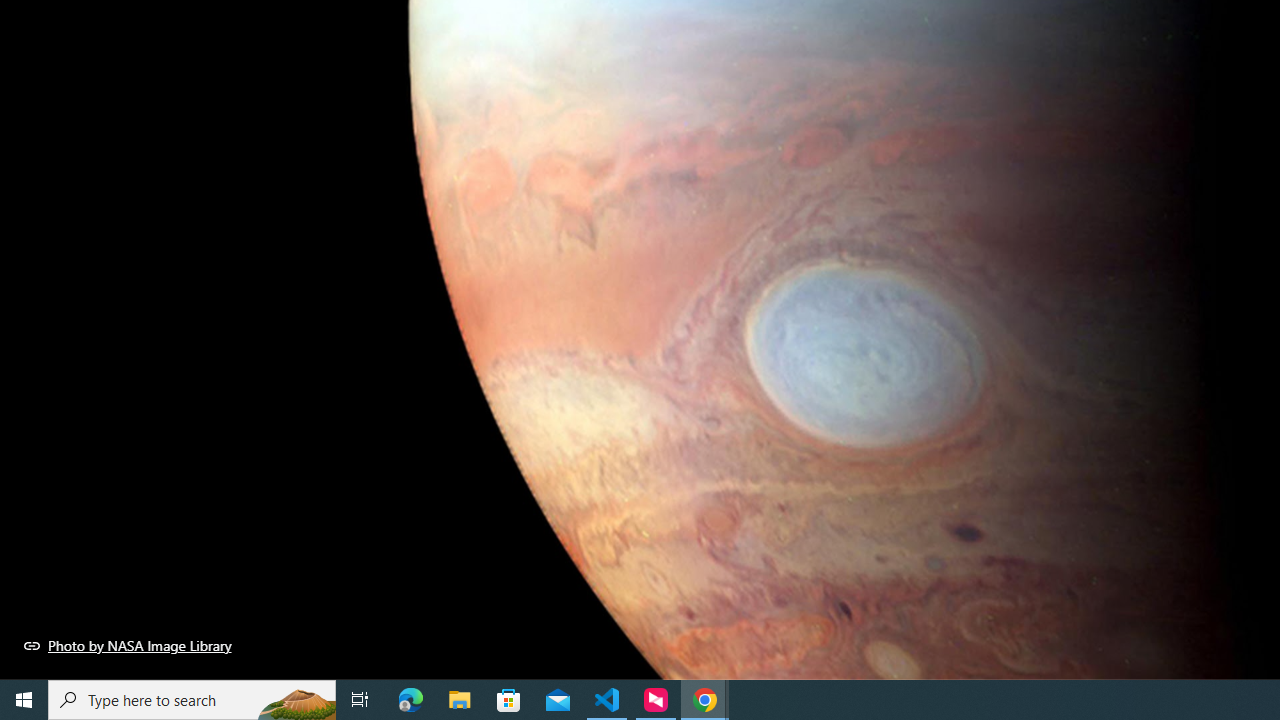  What do you see at coordinates (127, 645) in the screenshot?
I see `'Photo by NASA Image Library'` at bounding box center [127, 645].